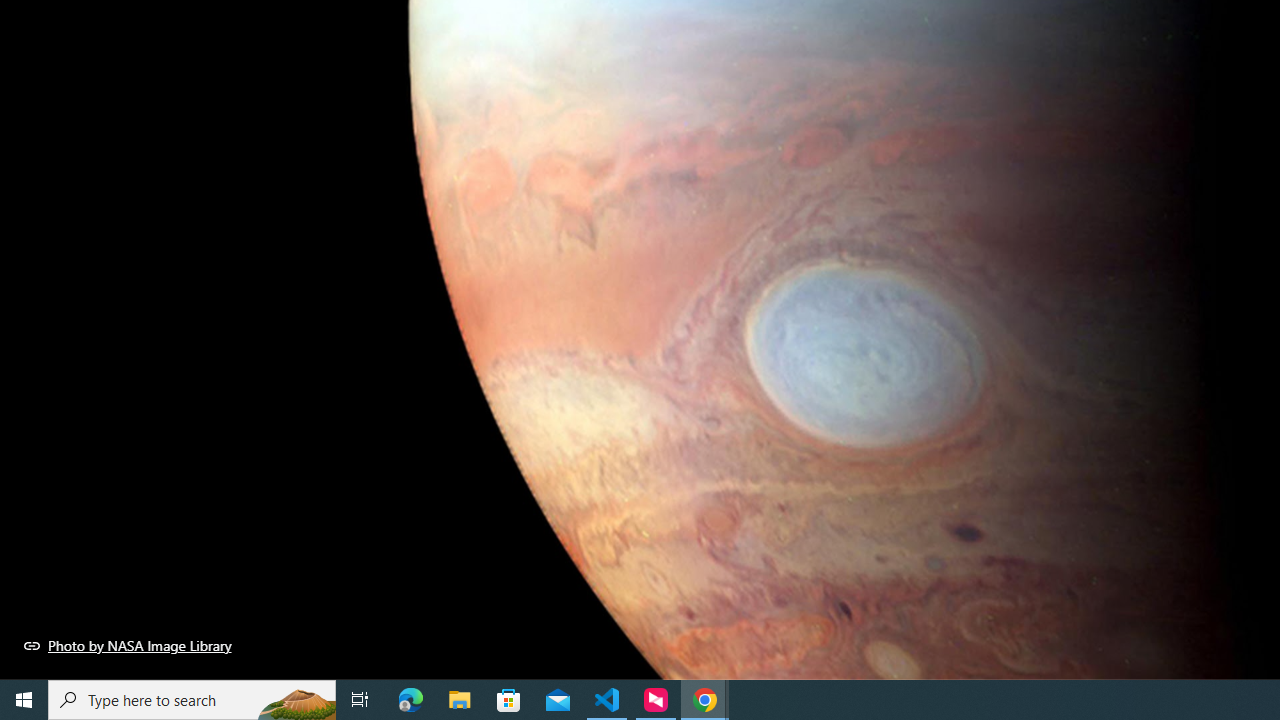  What do you see at coordinates (127, 645) in the screenshot?
I see `'Photo by NASA Image Library'` at bounding box center [127, 645].